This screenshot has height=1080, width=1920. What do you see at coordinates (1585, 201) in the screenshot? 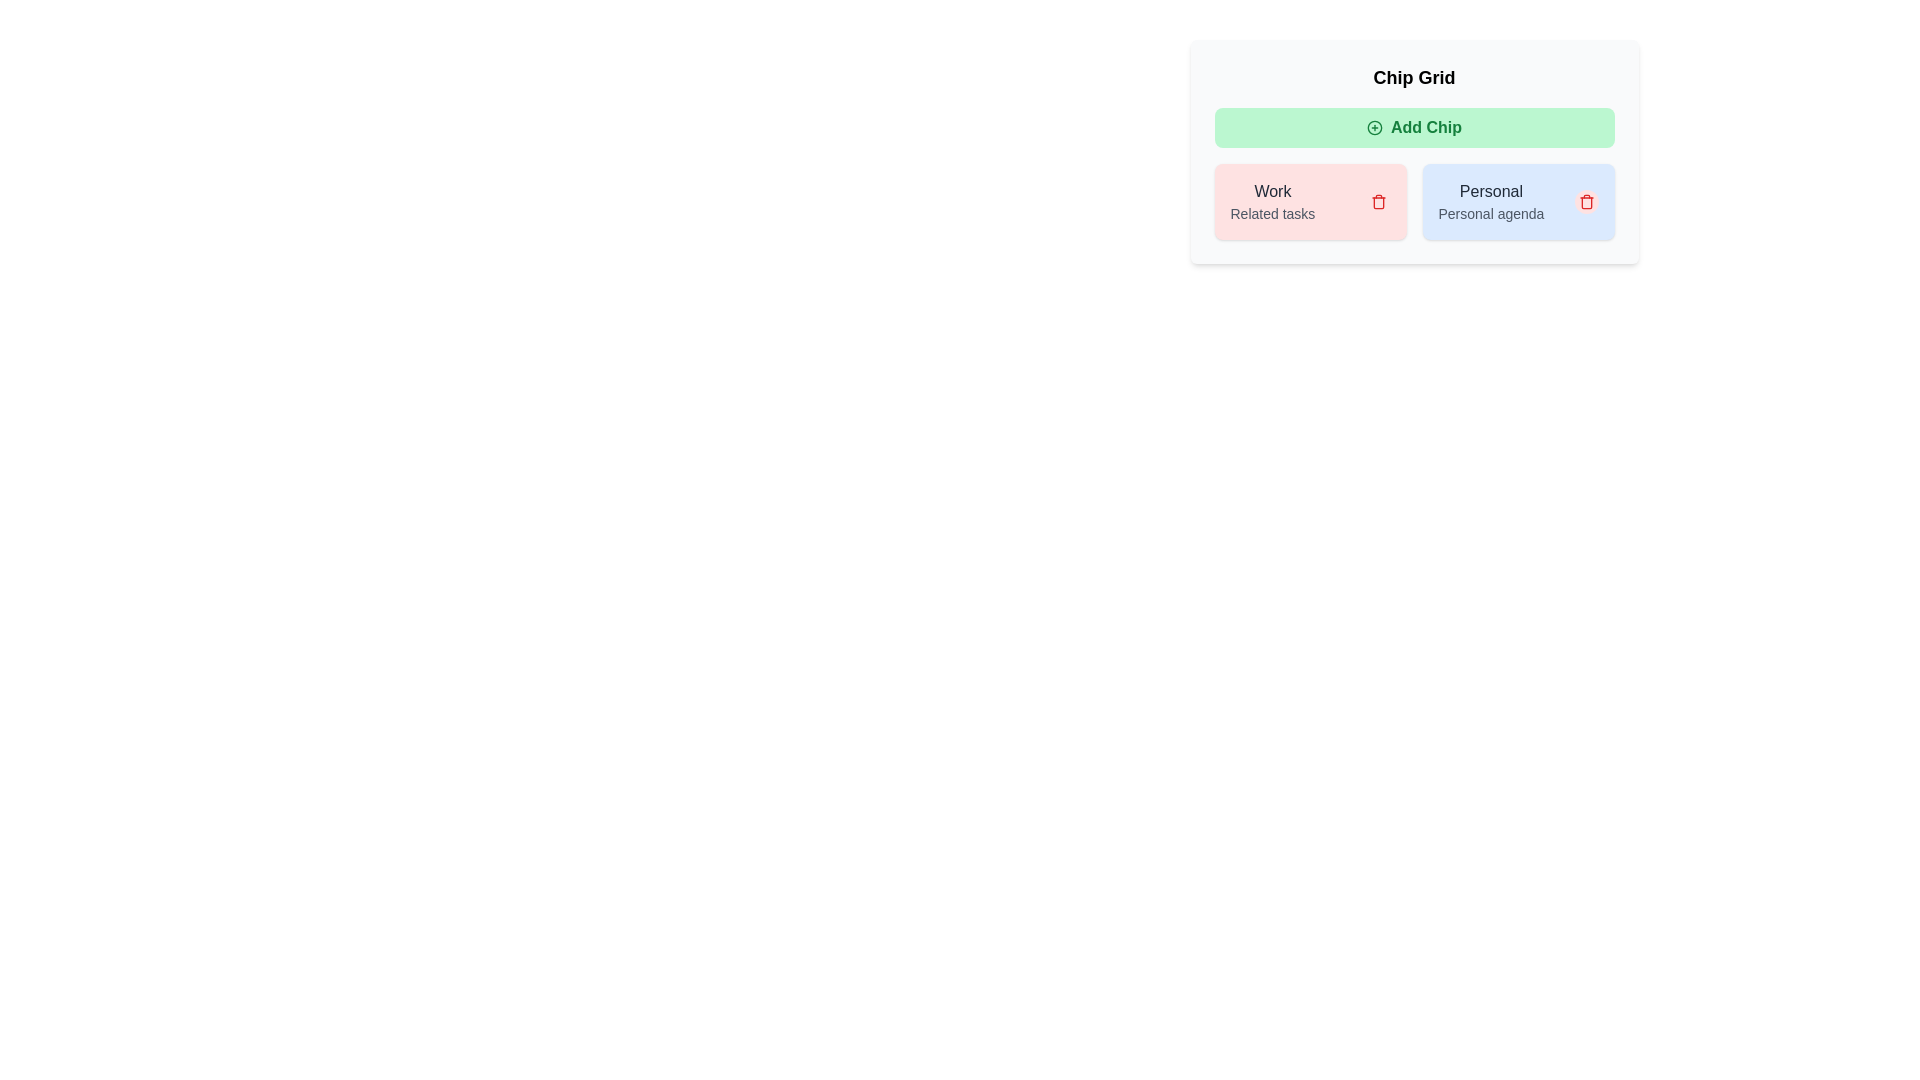
I see `the chip labeled Personal from the grid` at bounding box center [1585, 201].